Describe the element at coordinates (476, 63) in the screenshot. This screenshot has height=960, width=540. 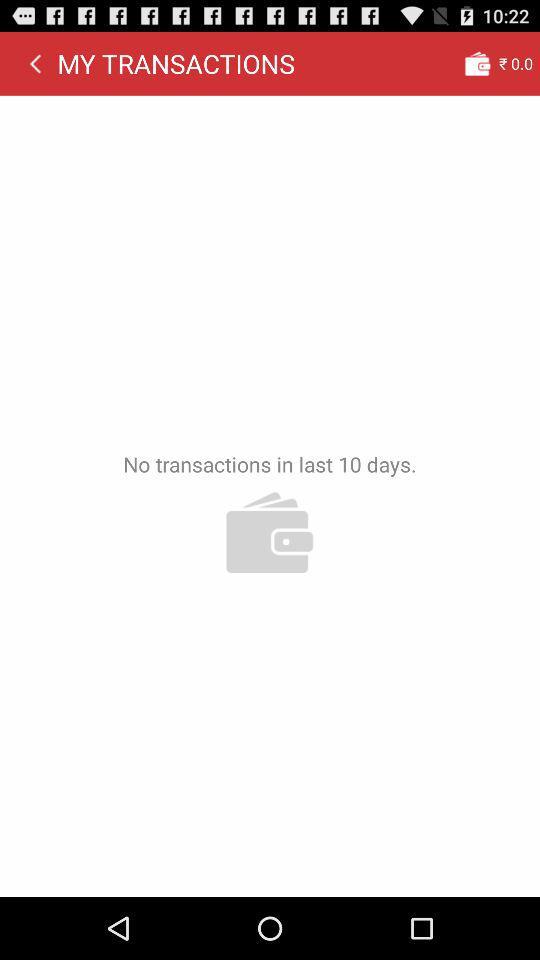
I see `wallet` at that location.